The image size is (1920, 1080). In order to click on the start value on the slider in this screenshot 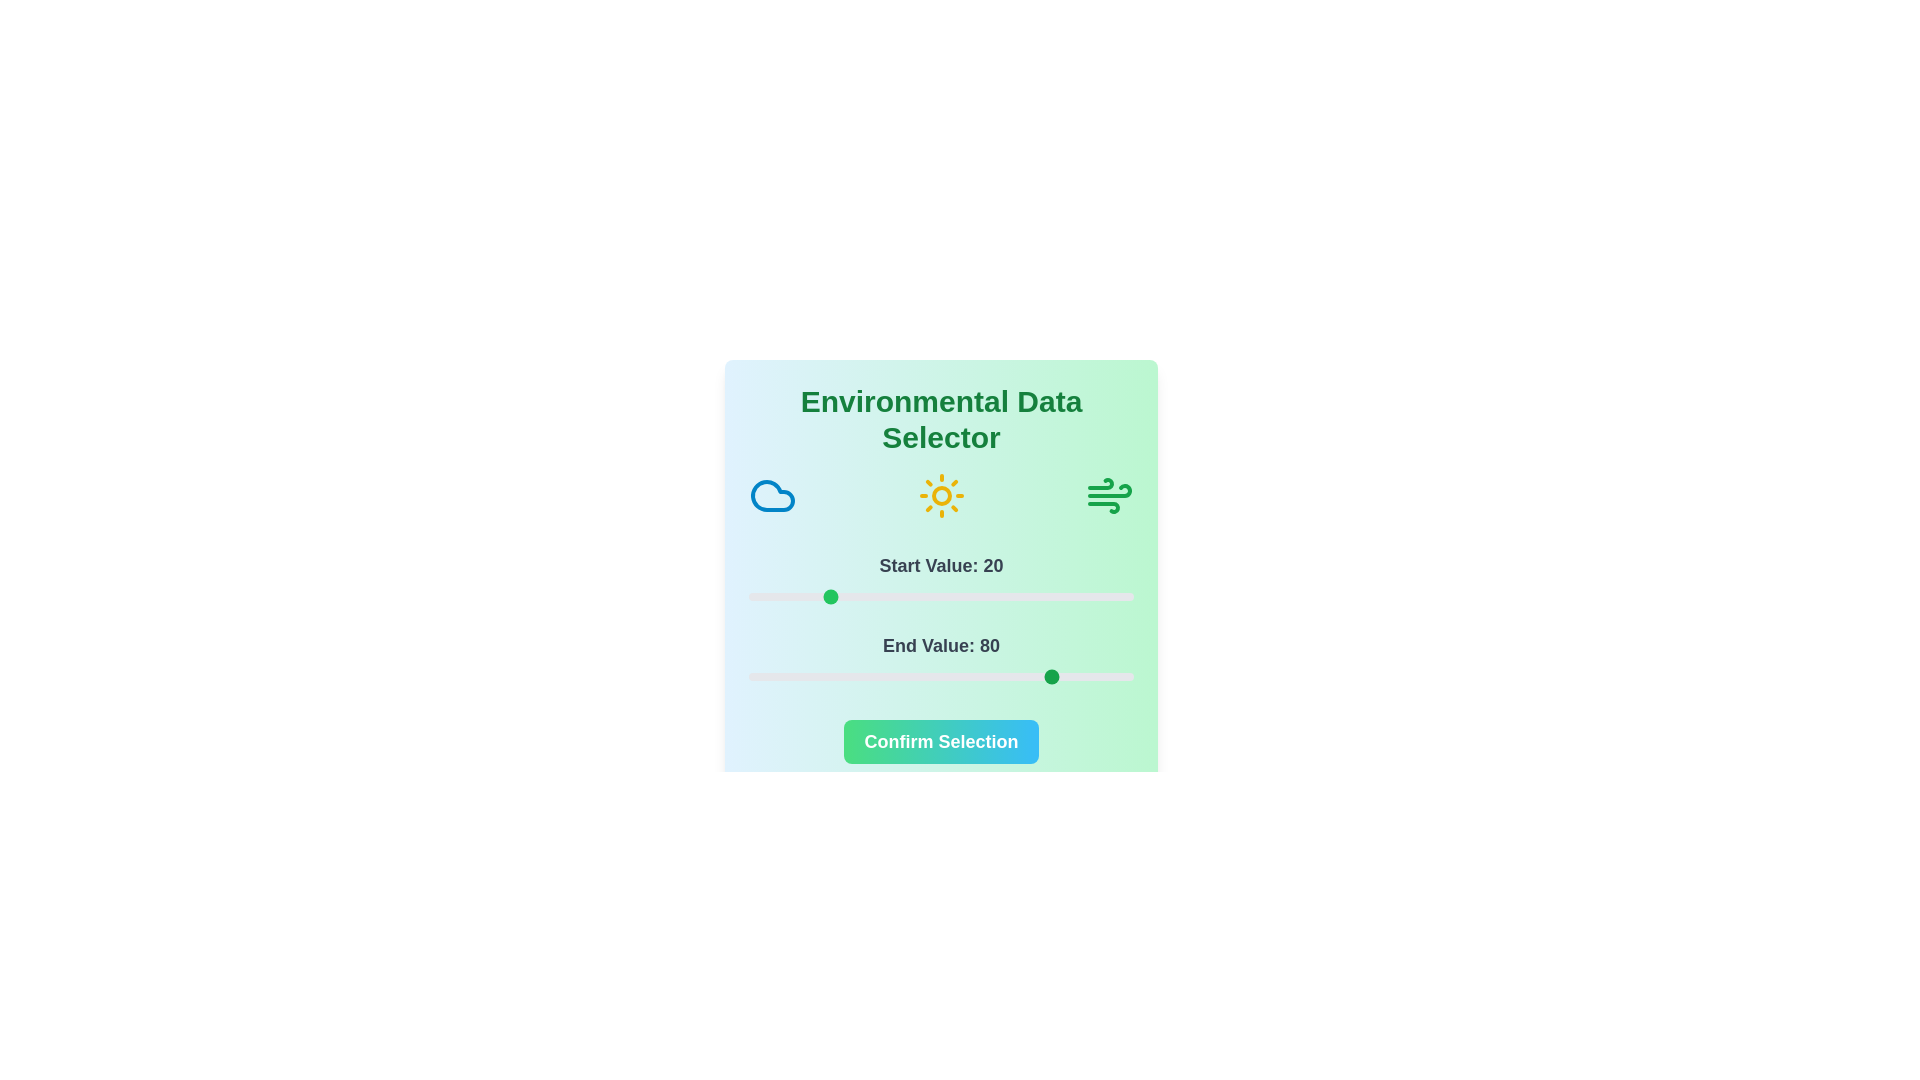, I will do `click(774, 596)`.